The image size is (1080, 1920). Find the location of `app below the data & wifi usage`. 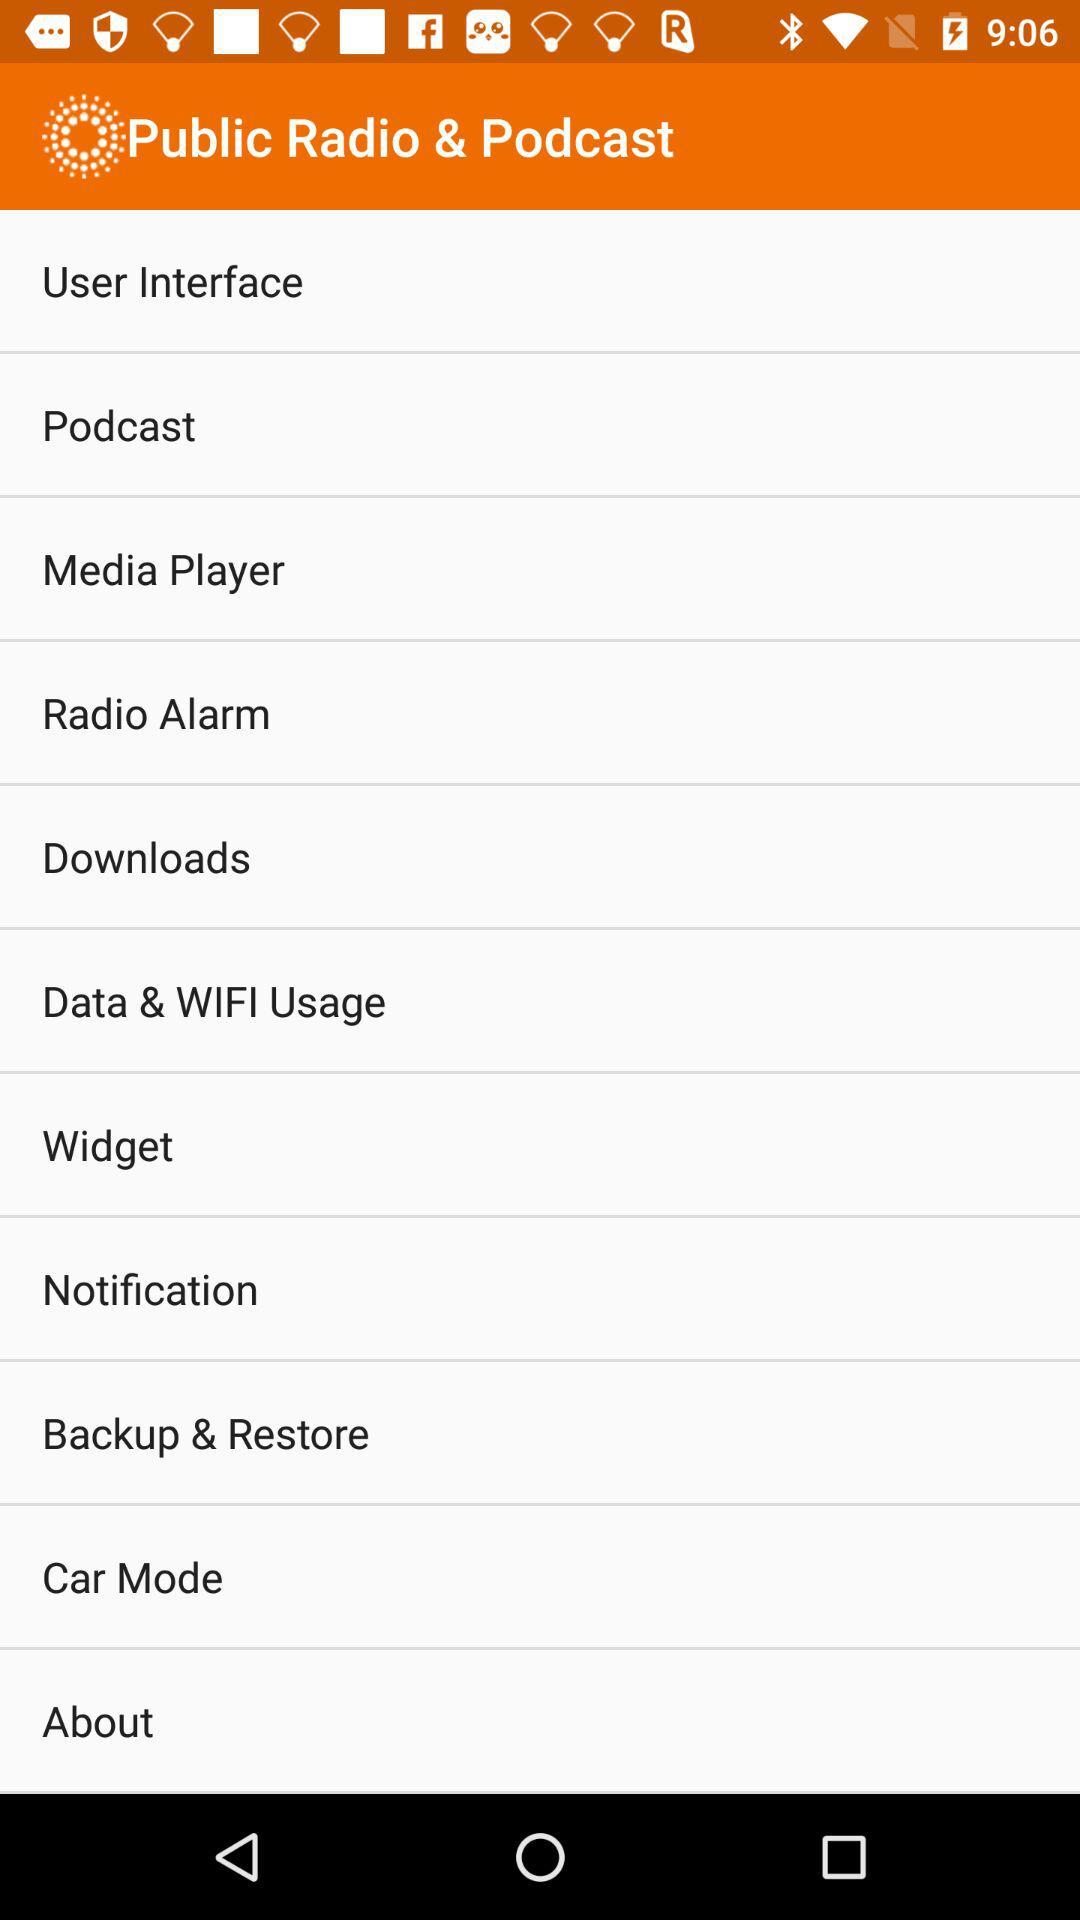

app below the data & wifi usage is located at coordinates (107, 1144).